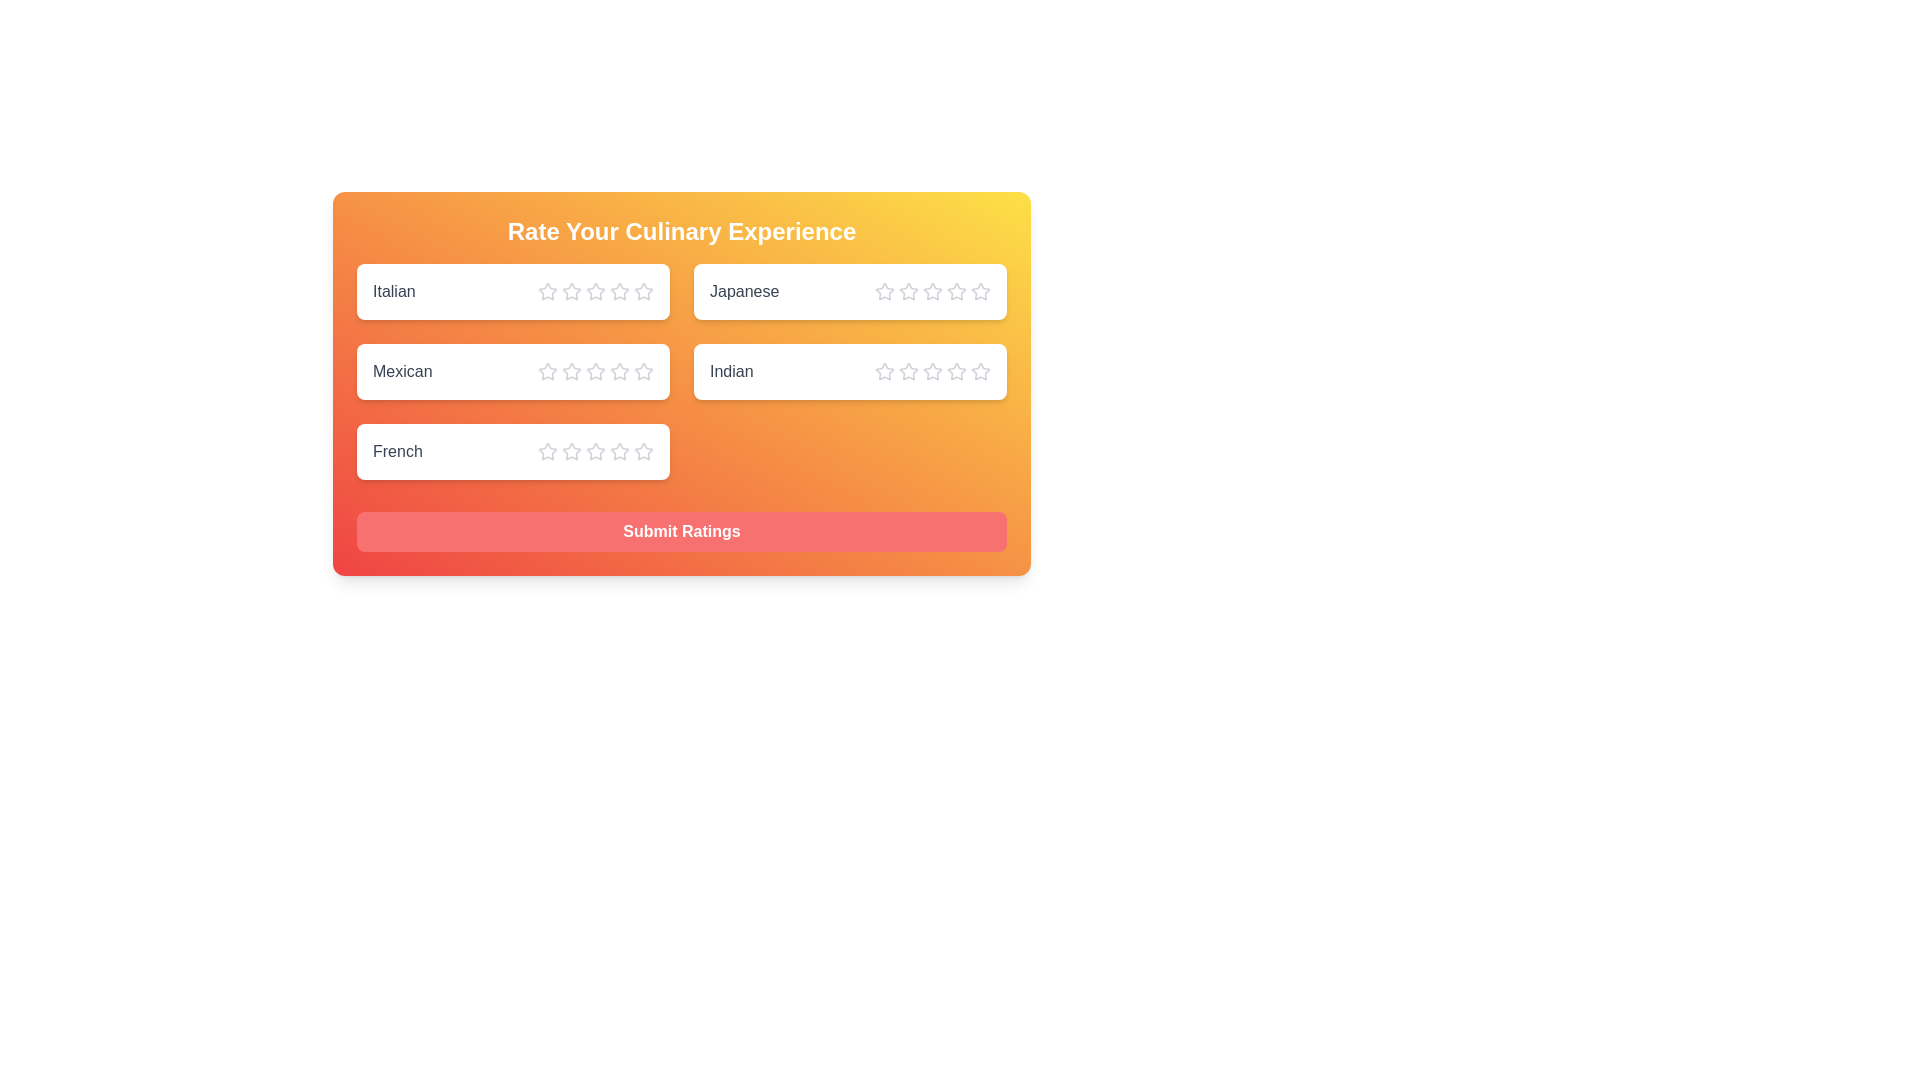 This screenshot has height=1080, width=1920. Describe the element at coordinates (907, 292) in the screenshot. I see `the star corresponding to the rating 2 for the cuisine Japanese` at that location.